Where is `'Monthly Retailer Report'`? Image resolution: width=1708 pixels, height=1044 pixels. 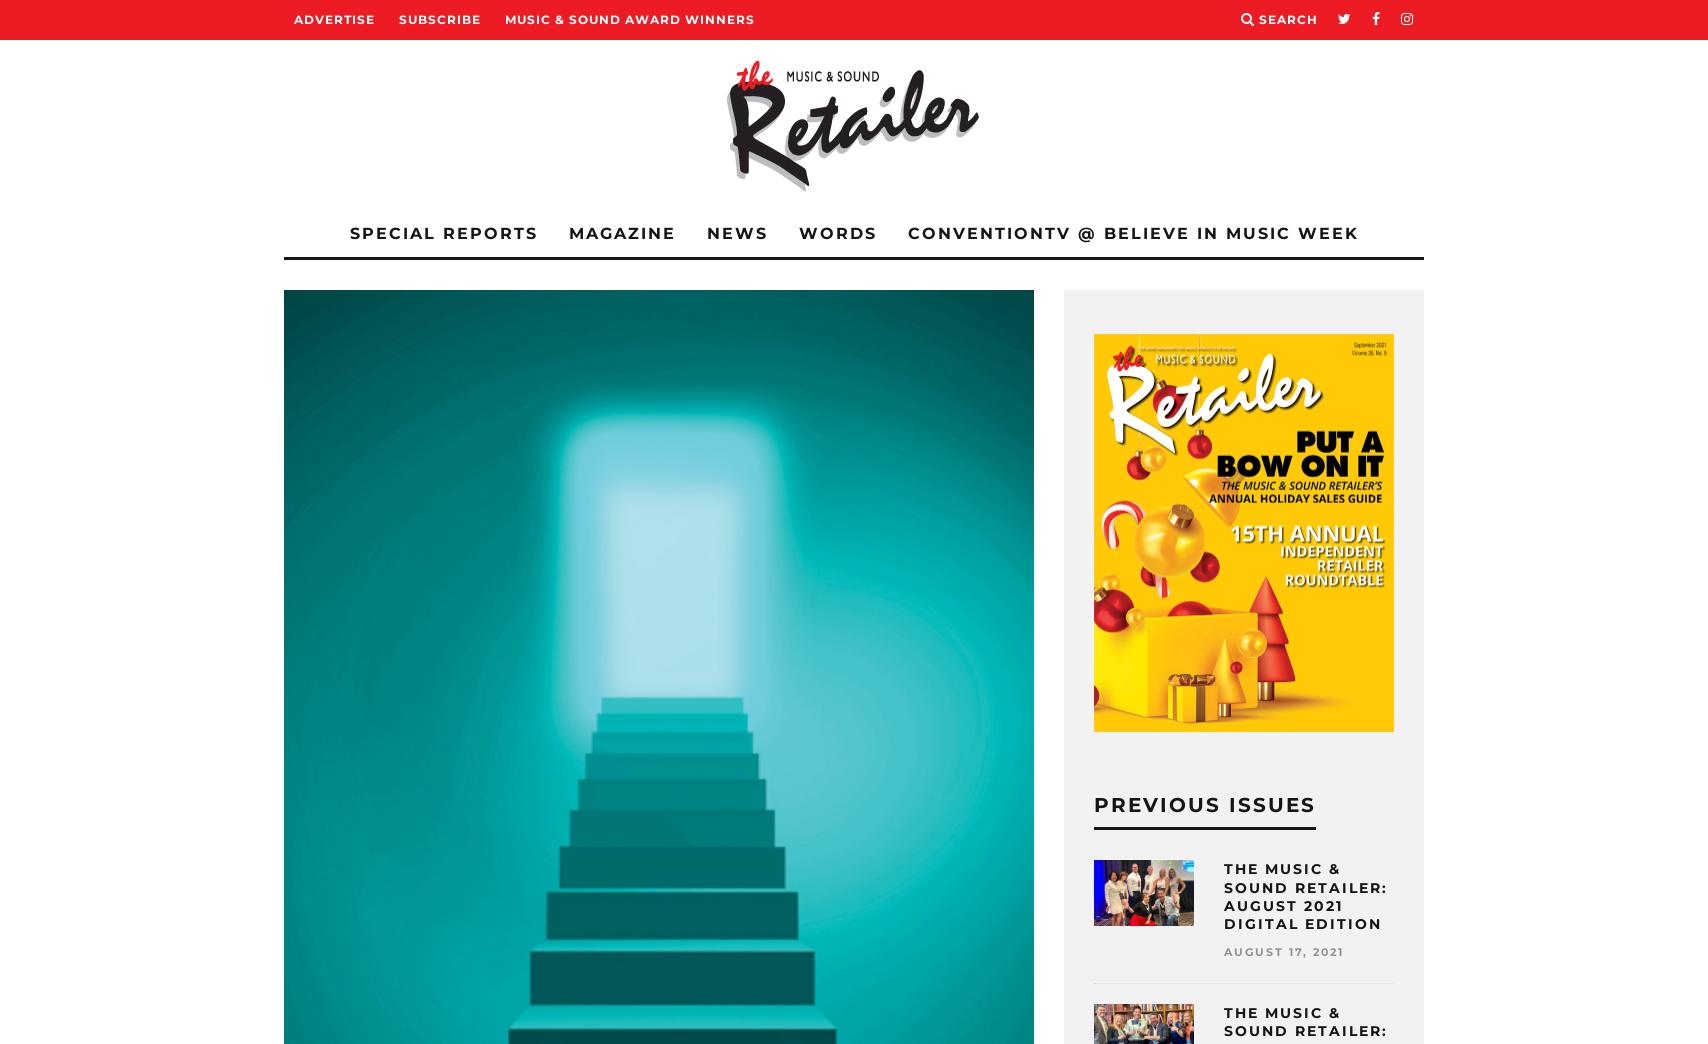
'Monthly Retailer Report' is located at coordinates (478, 189).